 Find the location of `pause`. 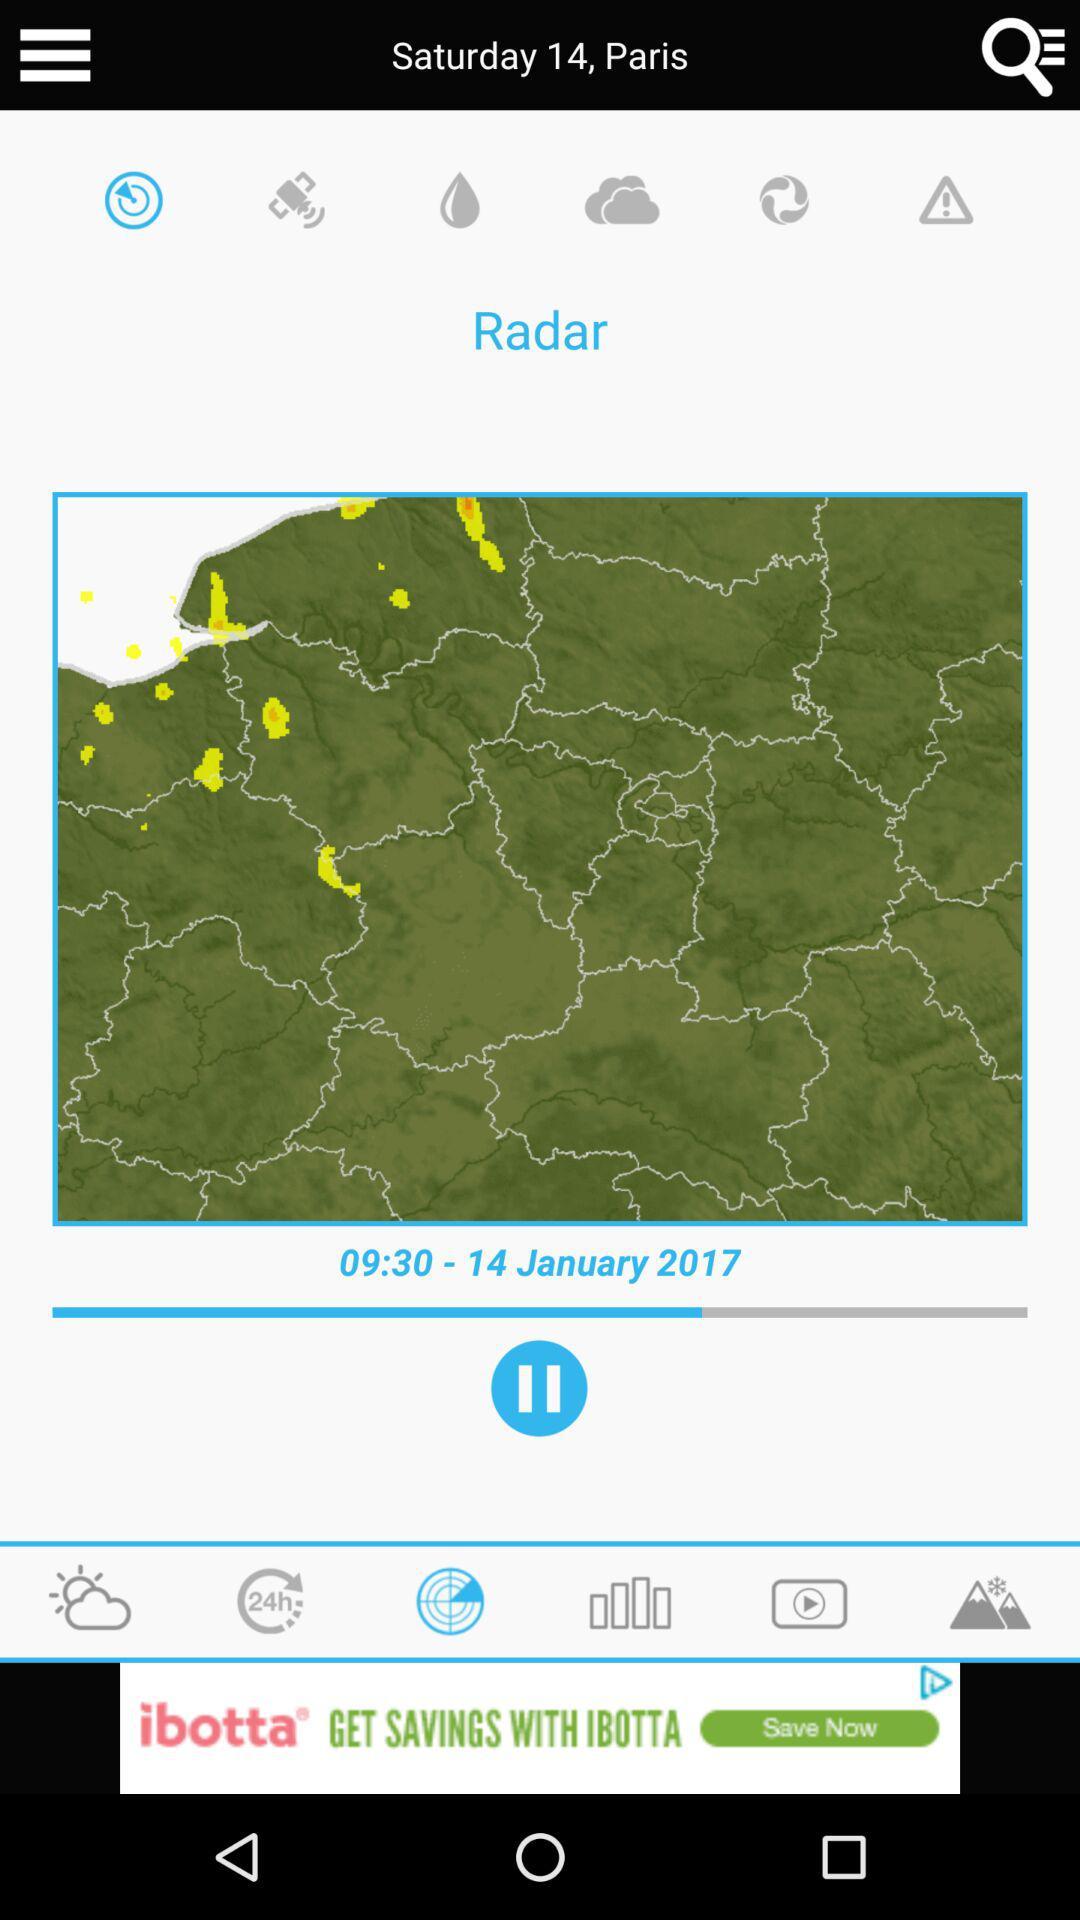

pause is located at coordinates (538, 1387).